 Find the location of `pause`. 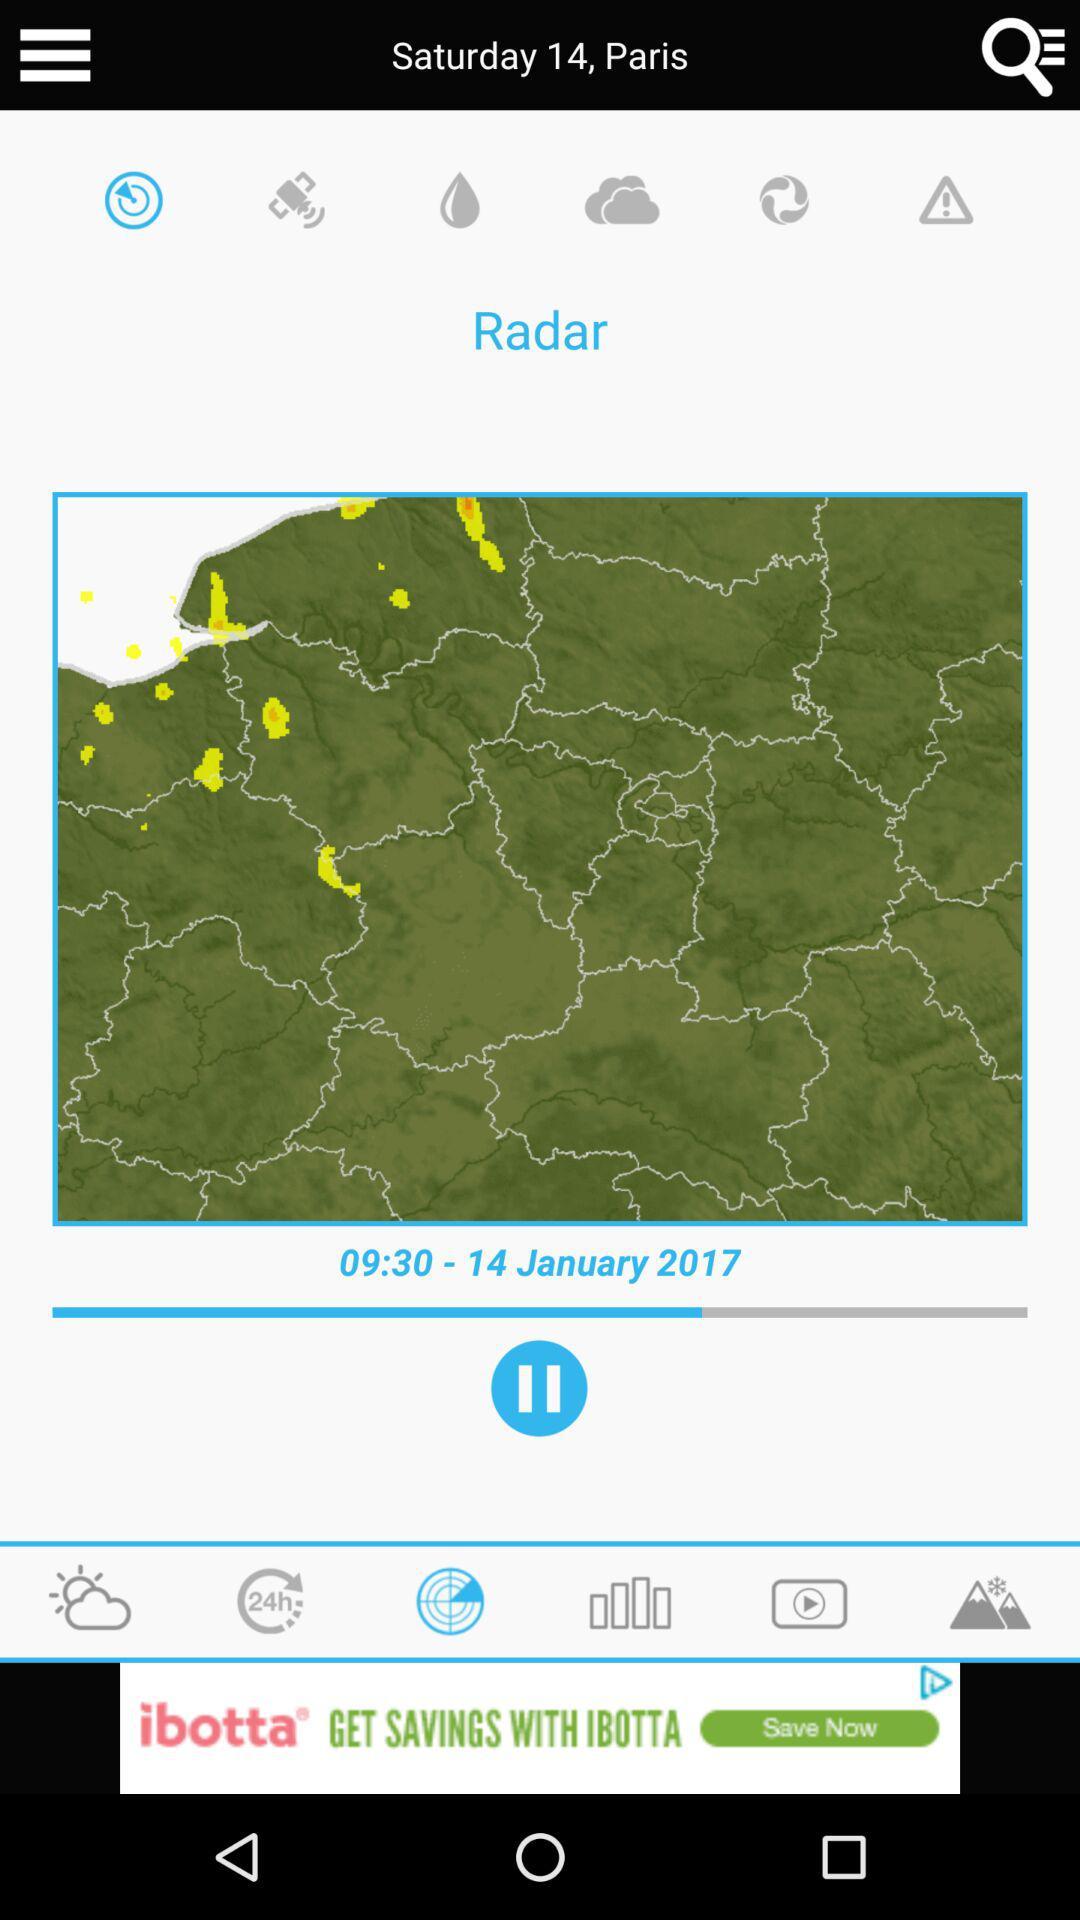

pause is located at coordinates (538, 1387).